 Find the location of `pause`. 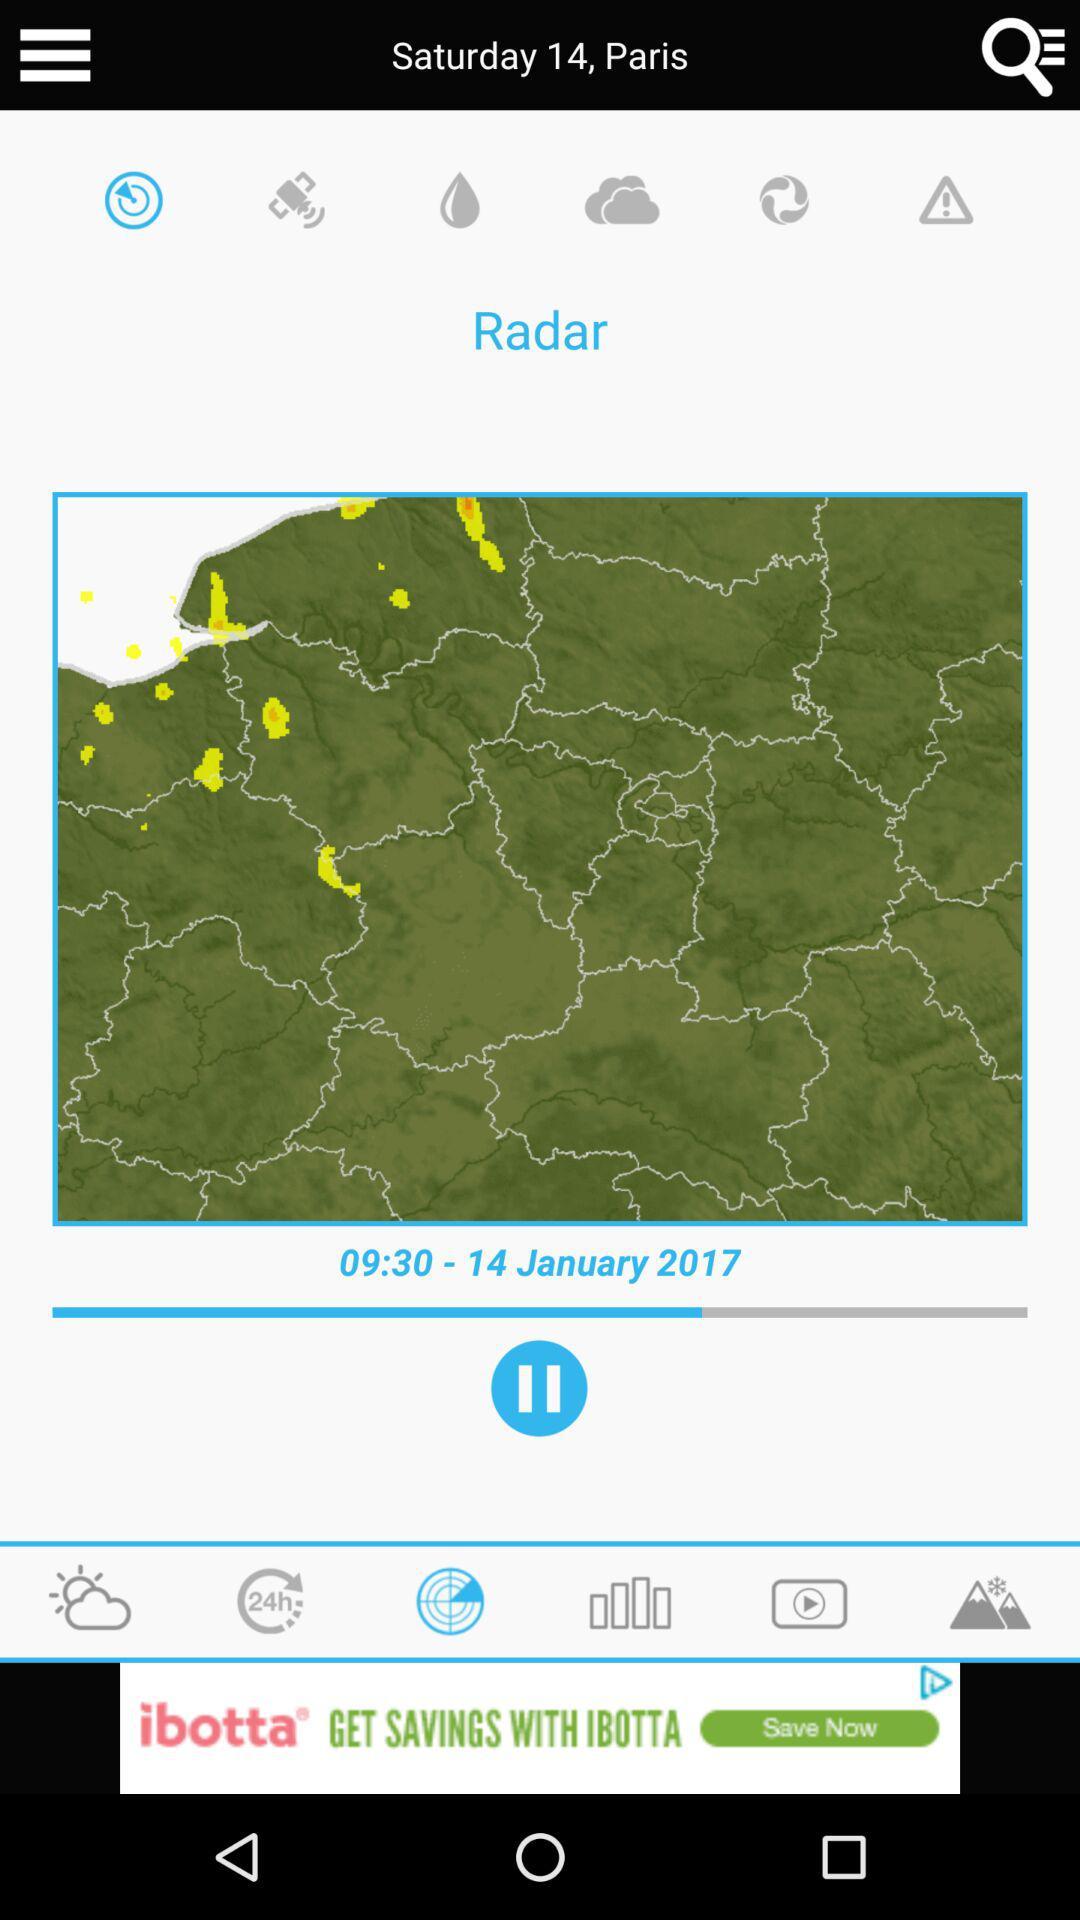

pause is located at coordinates (538, 1387).